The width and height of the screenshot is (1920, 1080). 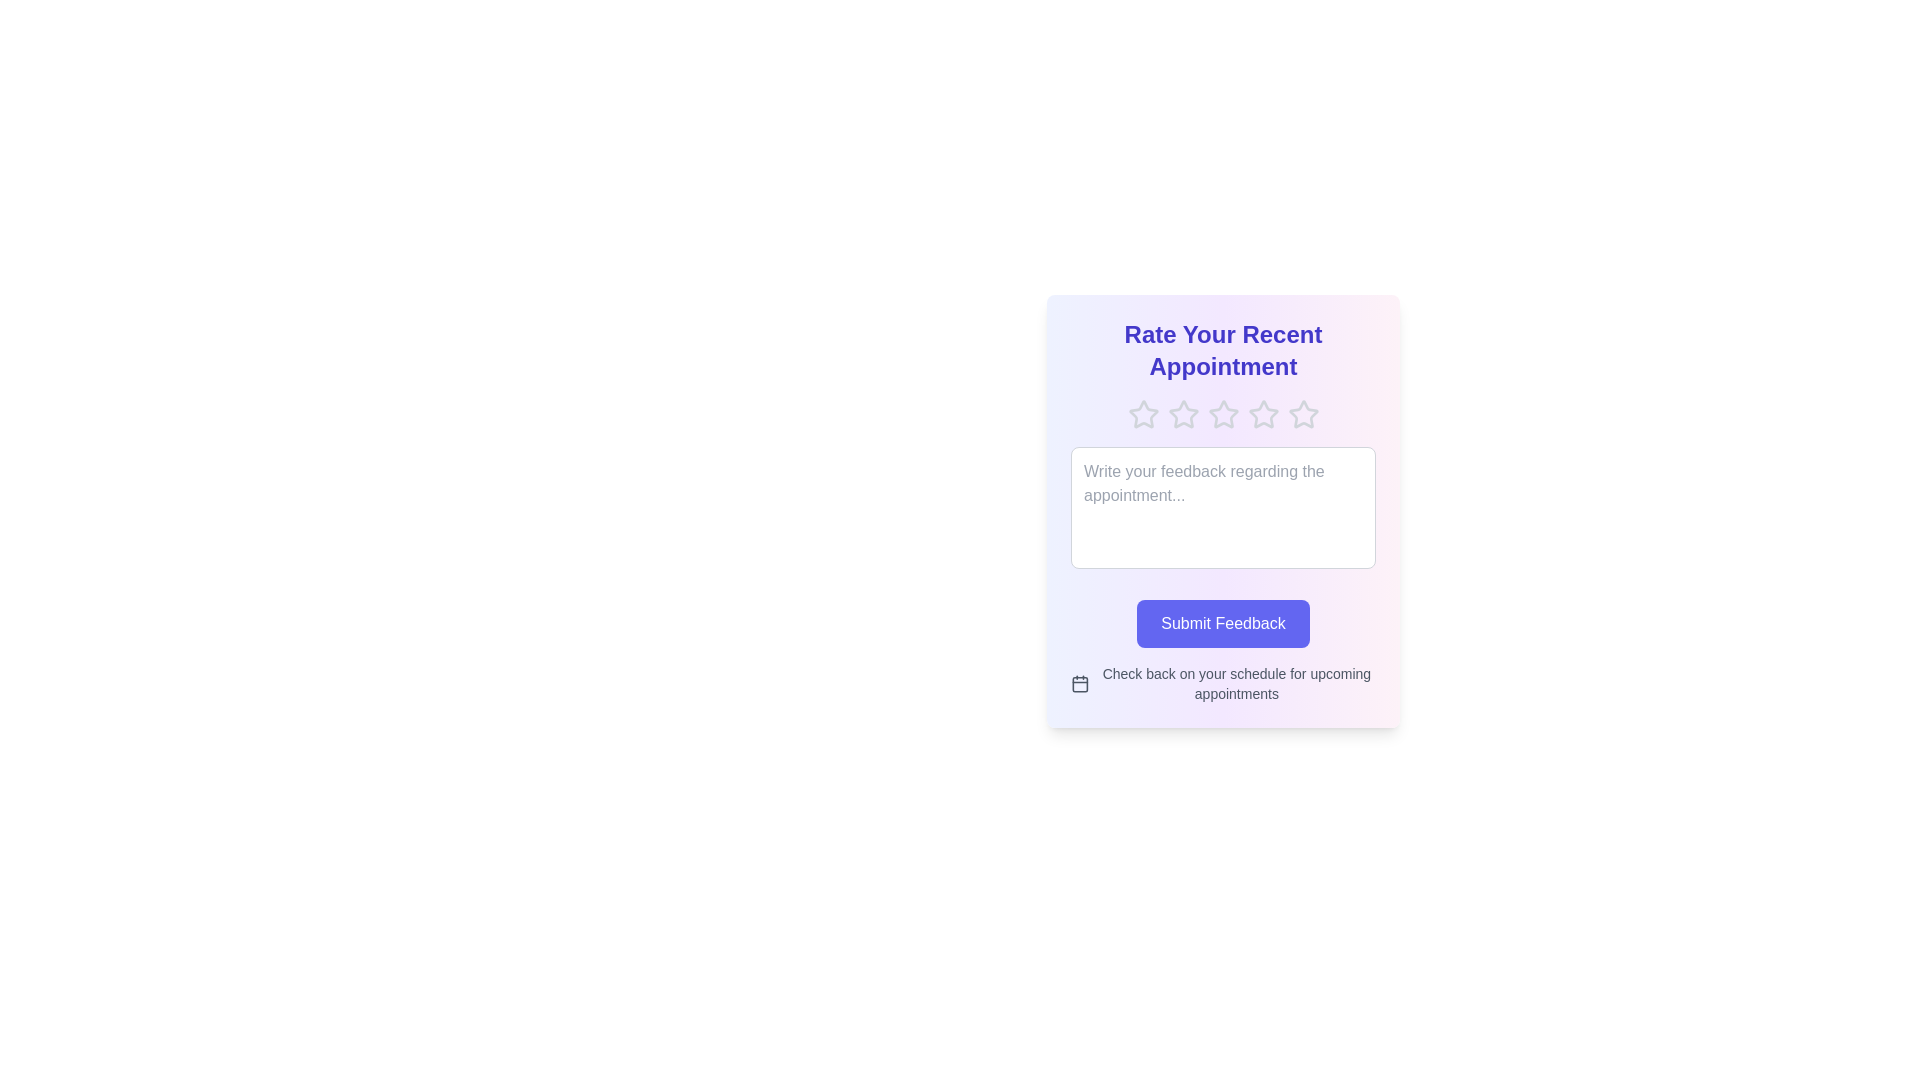 What do you see at coordinates (1222, 507) in the screenshot?
I see `the text area and type the feedback text` at bounding box center [1222, 507].